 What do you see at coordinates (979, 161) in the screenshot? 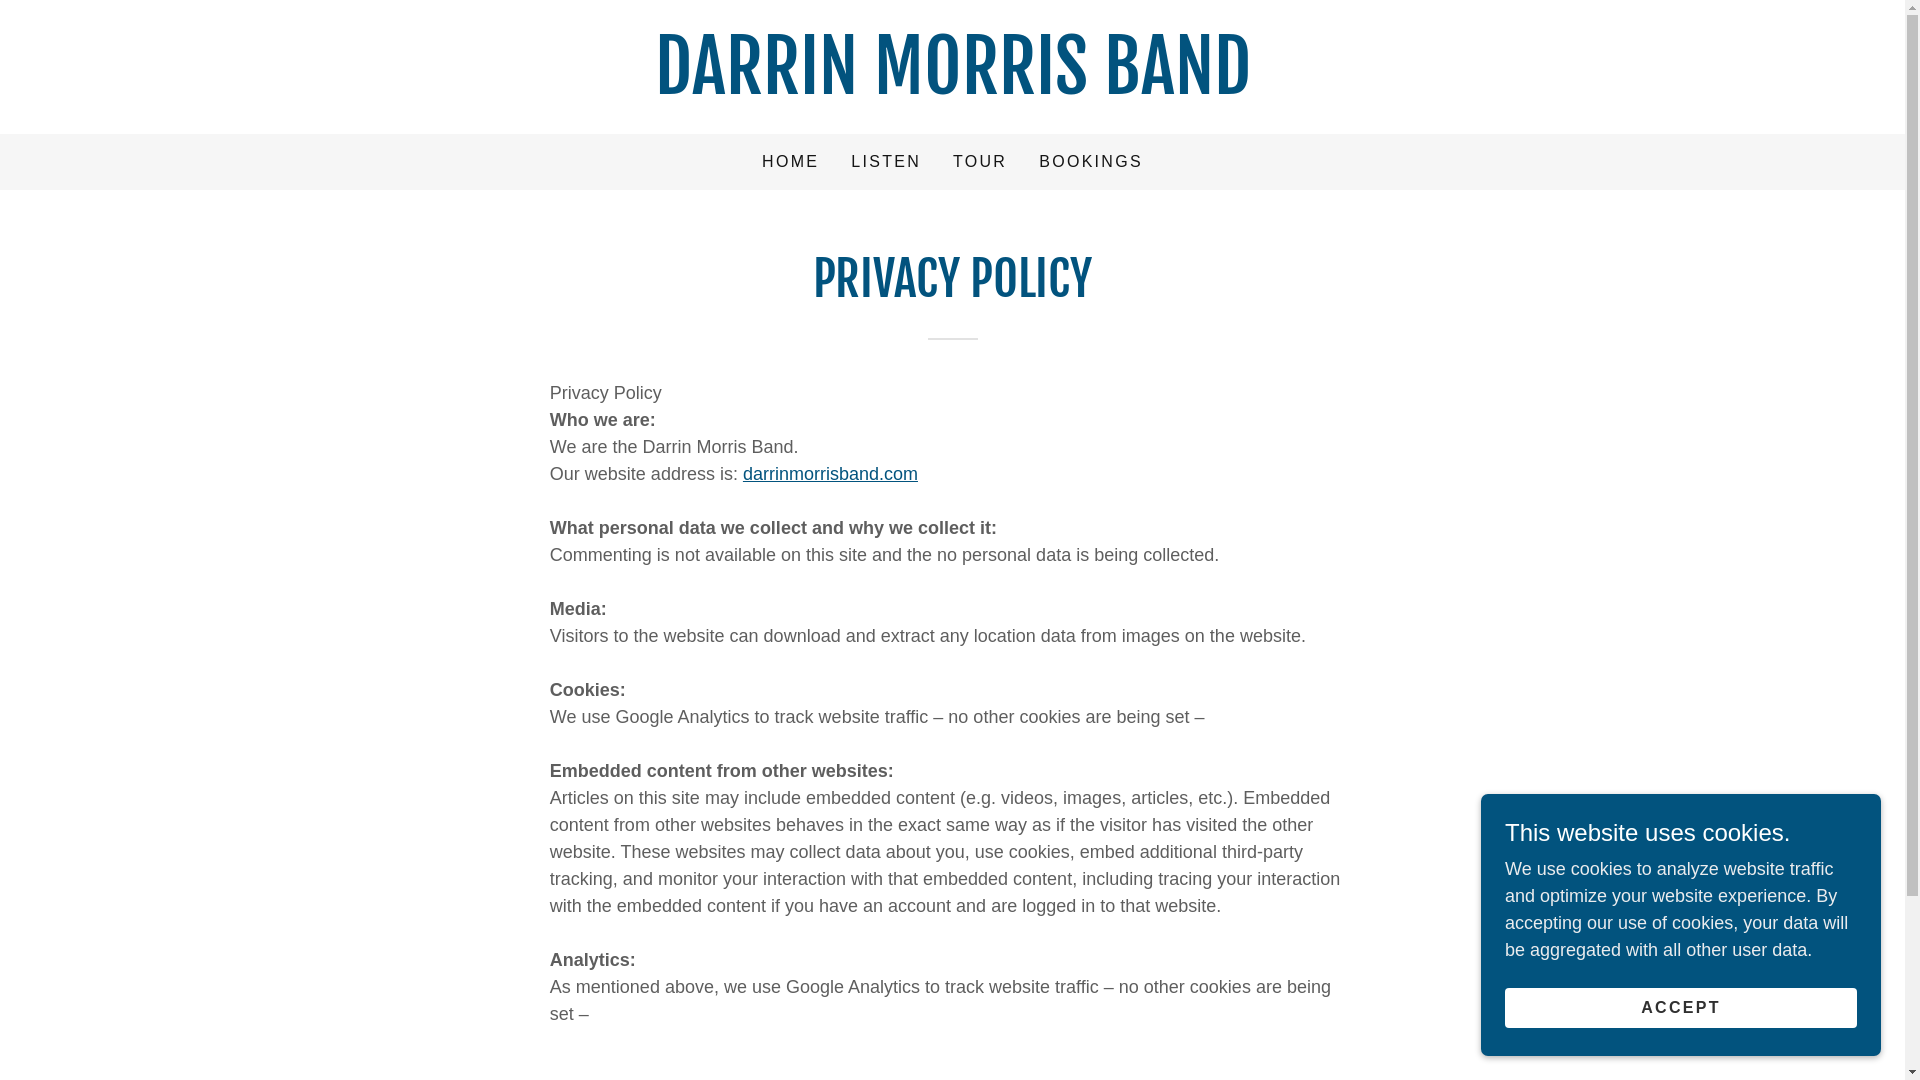
I see `'TOUR'` at bounding box center [979, 161].